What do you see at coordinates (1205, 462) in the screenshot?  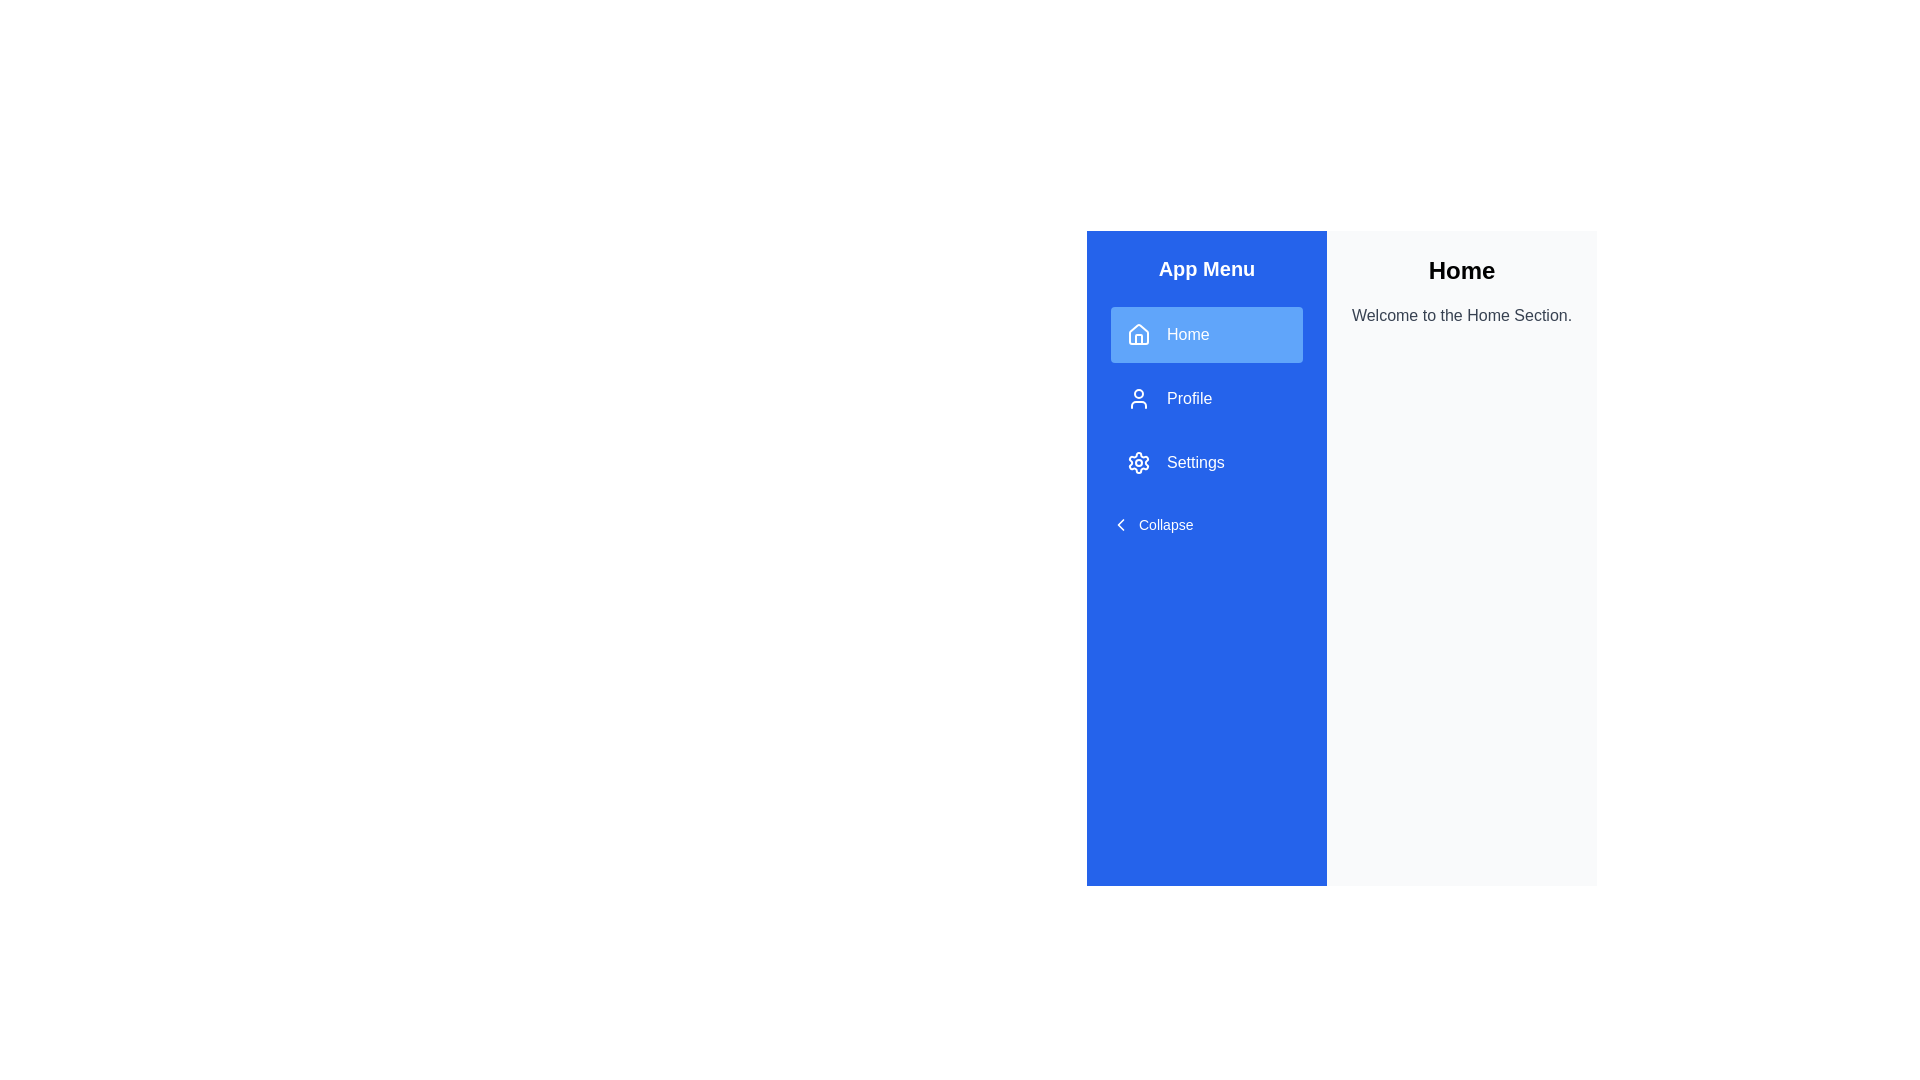 I see `the Settings button to navigate to the corresponding section` at bounding box center [1205, 462].